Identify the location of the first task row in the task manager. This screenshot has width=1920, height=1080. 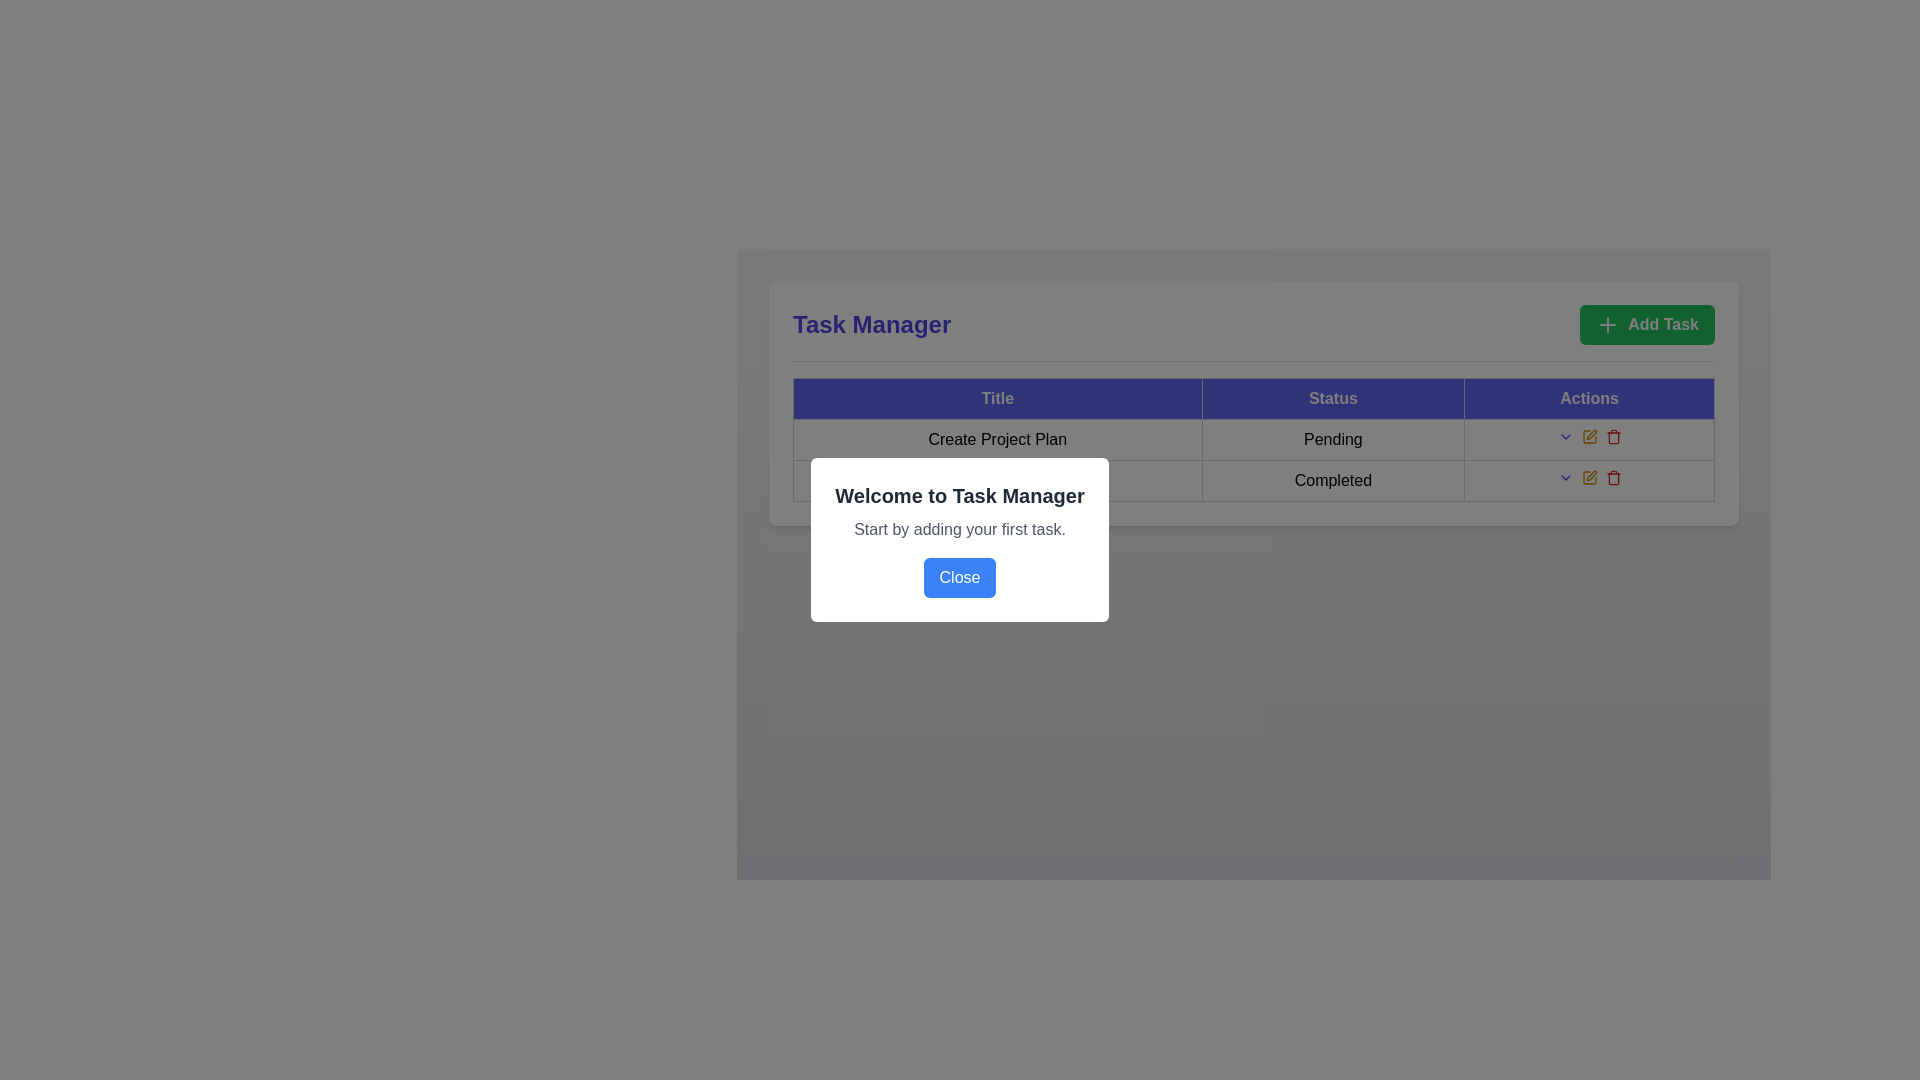
(1252, 438).